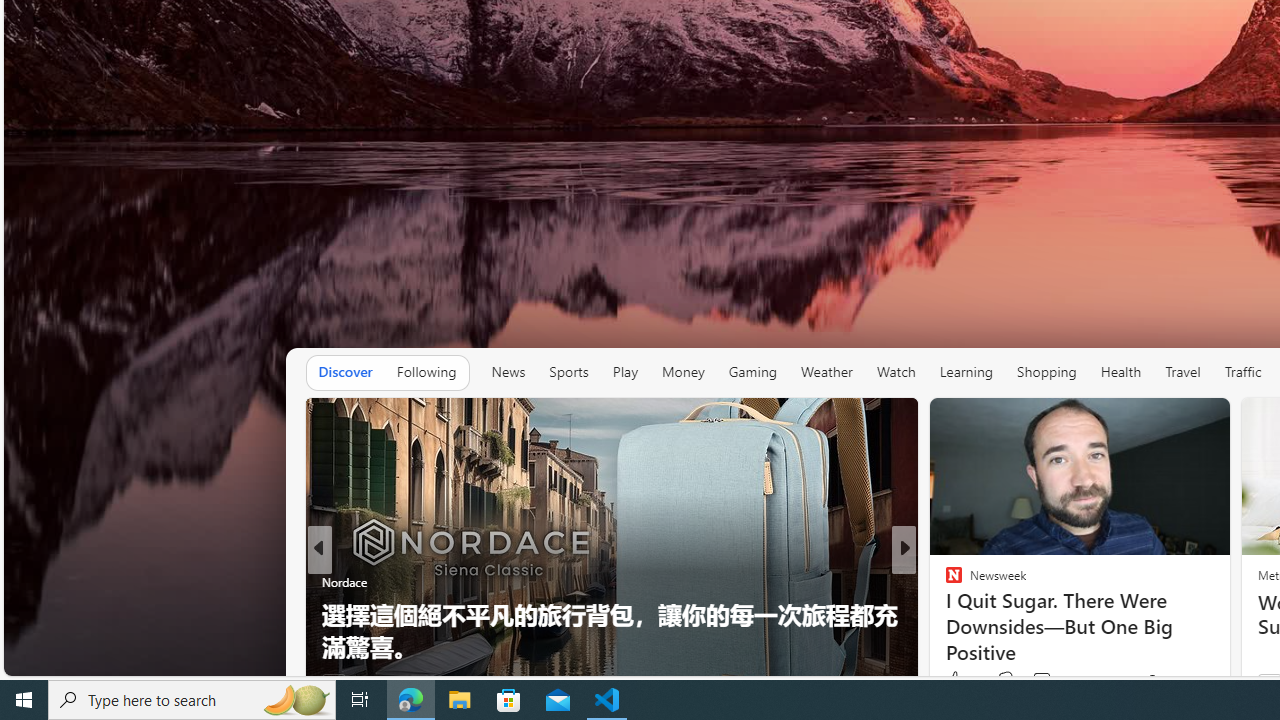  I want to click on 'Body Network', so click(944, 613).